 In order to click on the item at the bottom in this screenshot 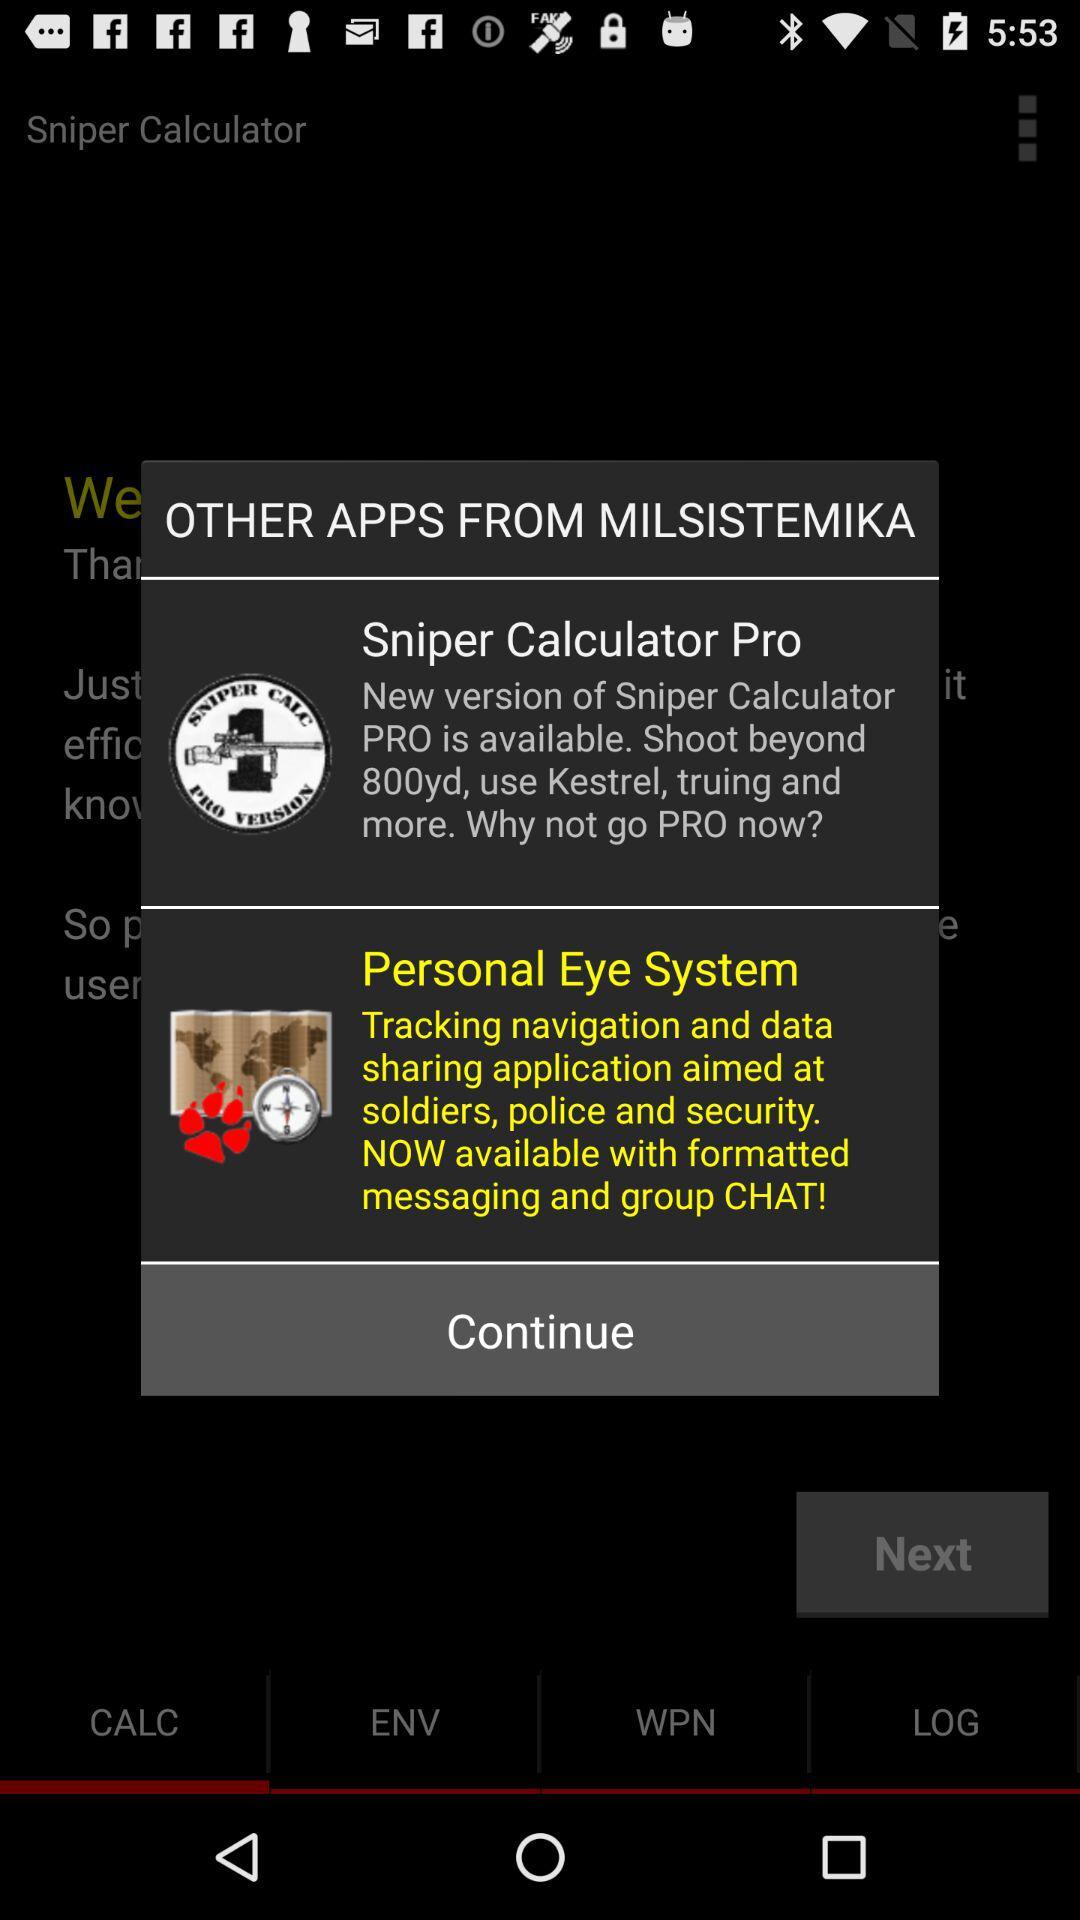, I will do `click(540, 1330)`.